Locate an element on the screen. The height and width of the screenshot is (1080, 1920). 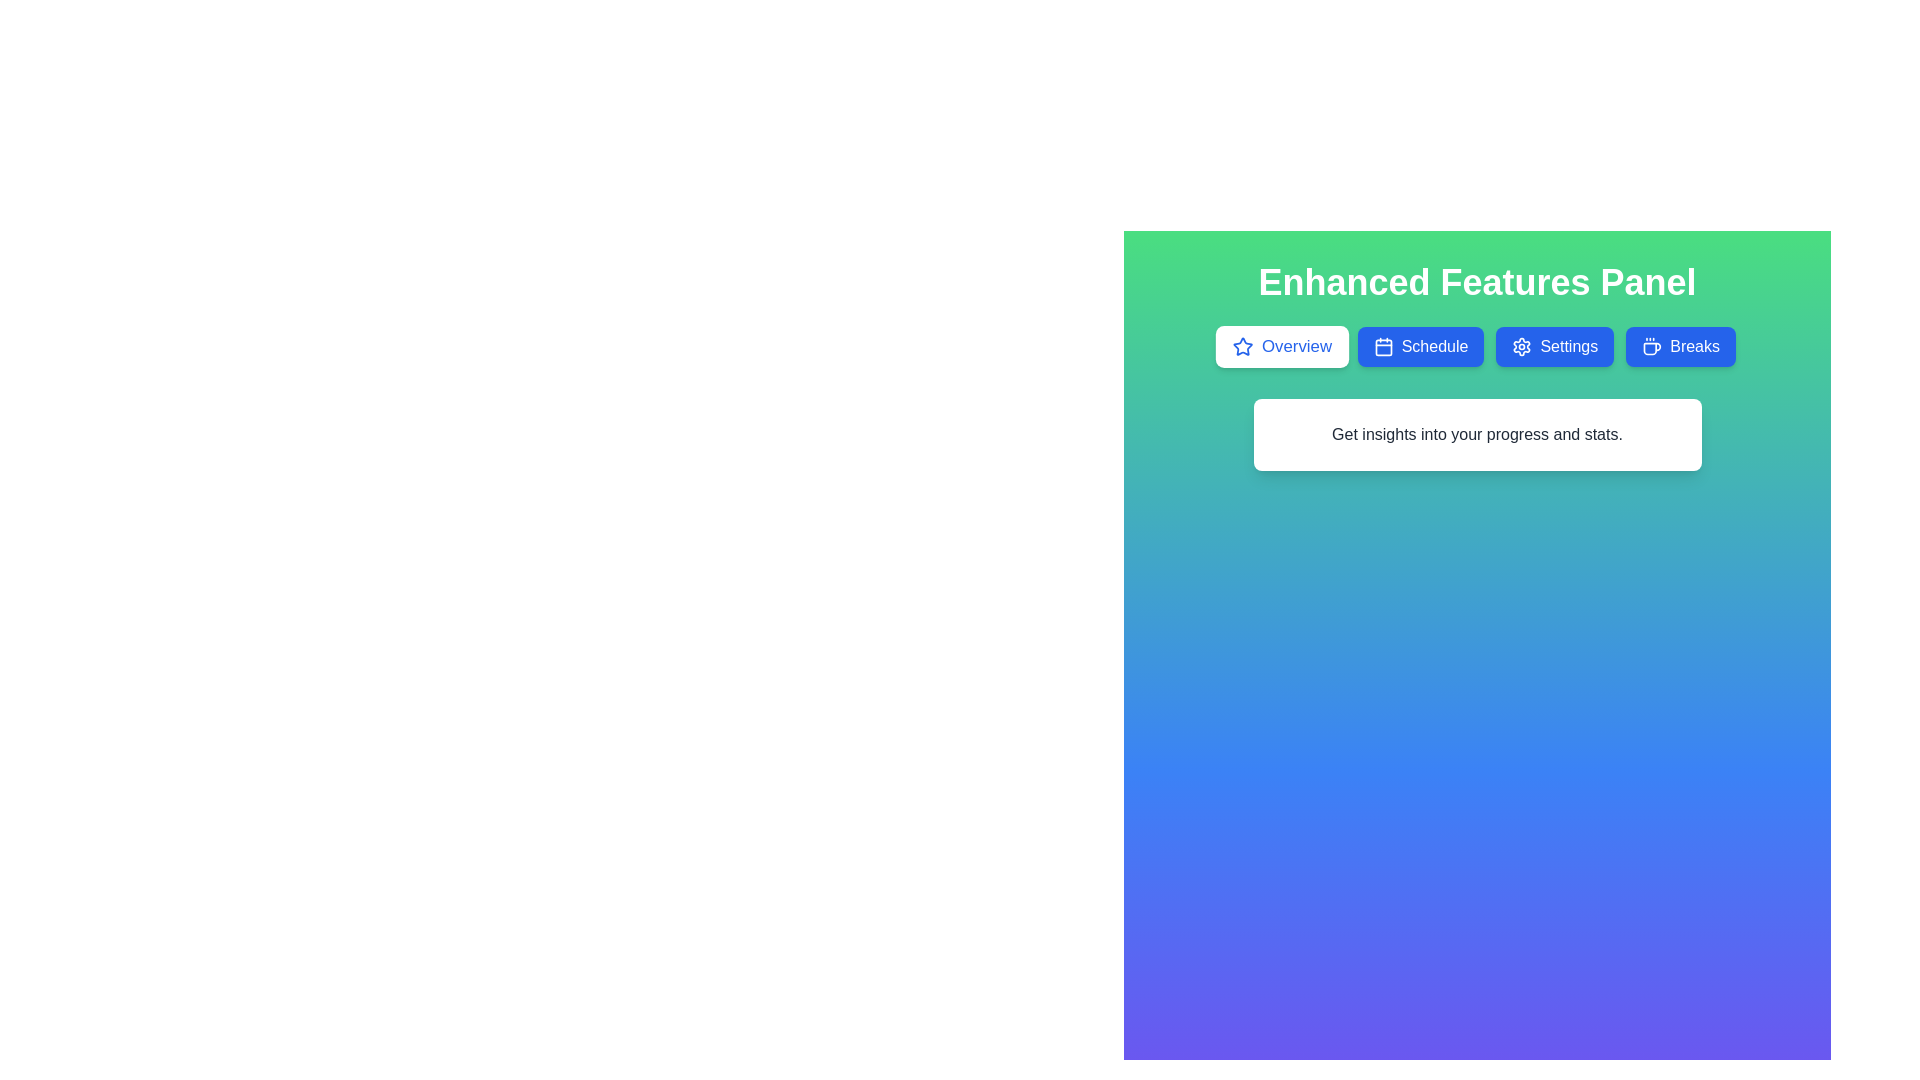
the calendar icon inside the 'Schedule' button, which is the second button from the left in the horizontal row of buttons near the top of the interface is located at coordinates (1382, 346).